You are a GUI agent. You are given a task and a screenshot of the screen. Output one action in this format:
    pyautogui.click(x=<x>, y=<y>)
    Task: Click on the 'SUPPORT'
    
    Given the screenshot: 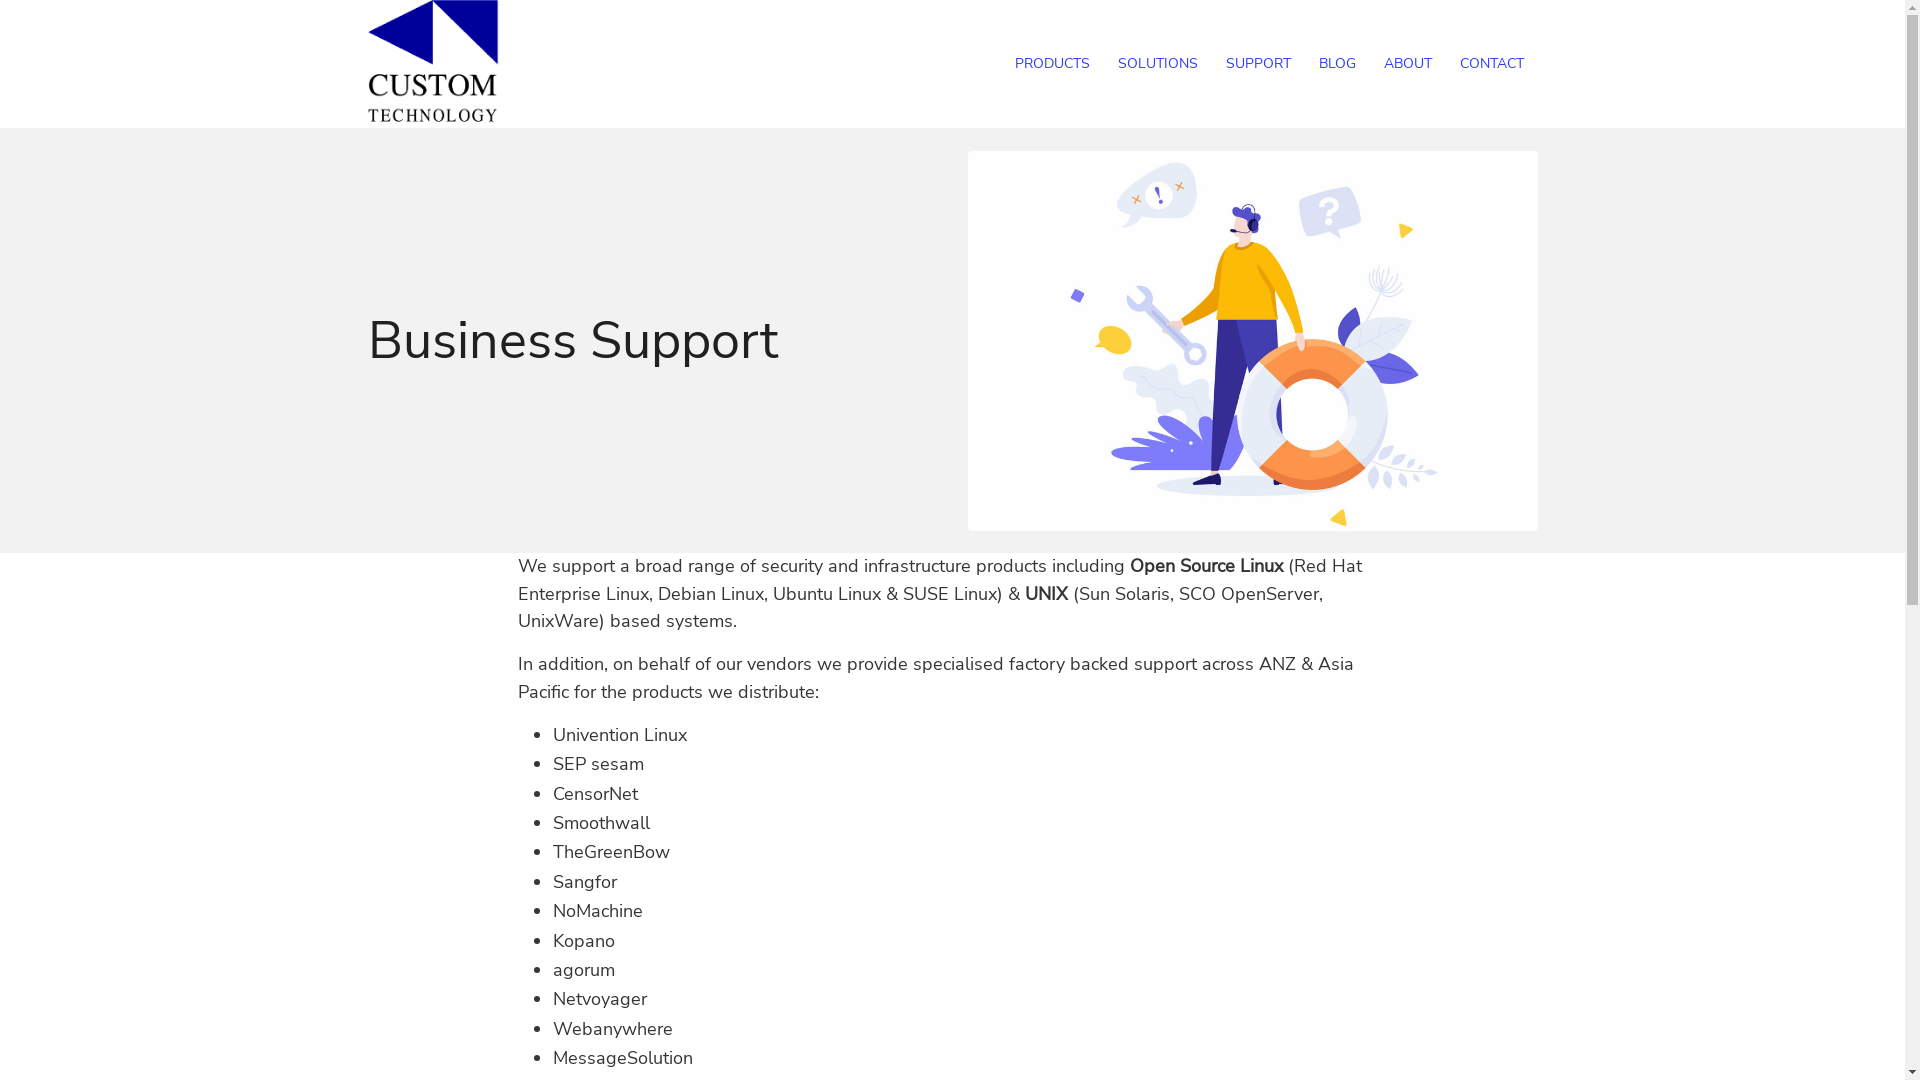 What is the action you would take?
    pyautogui.click(x=1257, y=63)
    